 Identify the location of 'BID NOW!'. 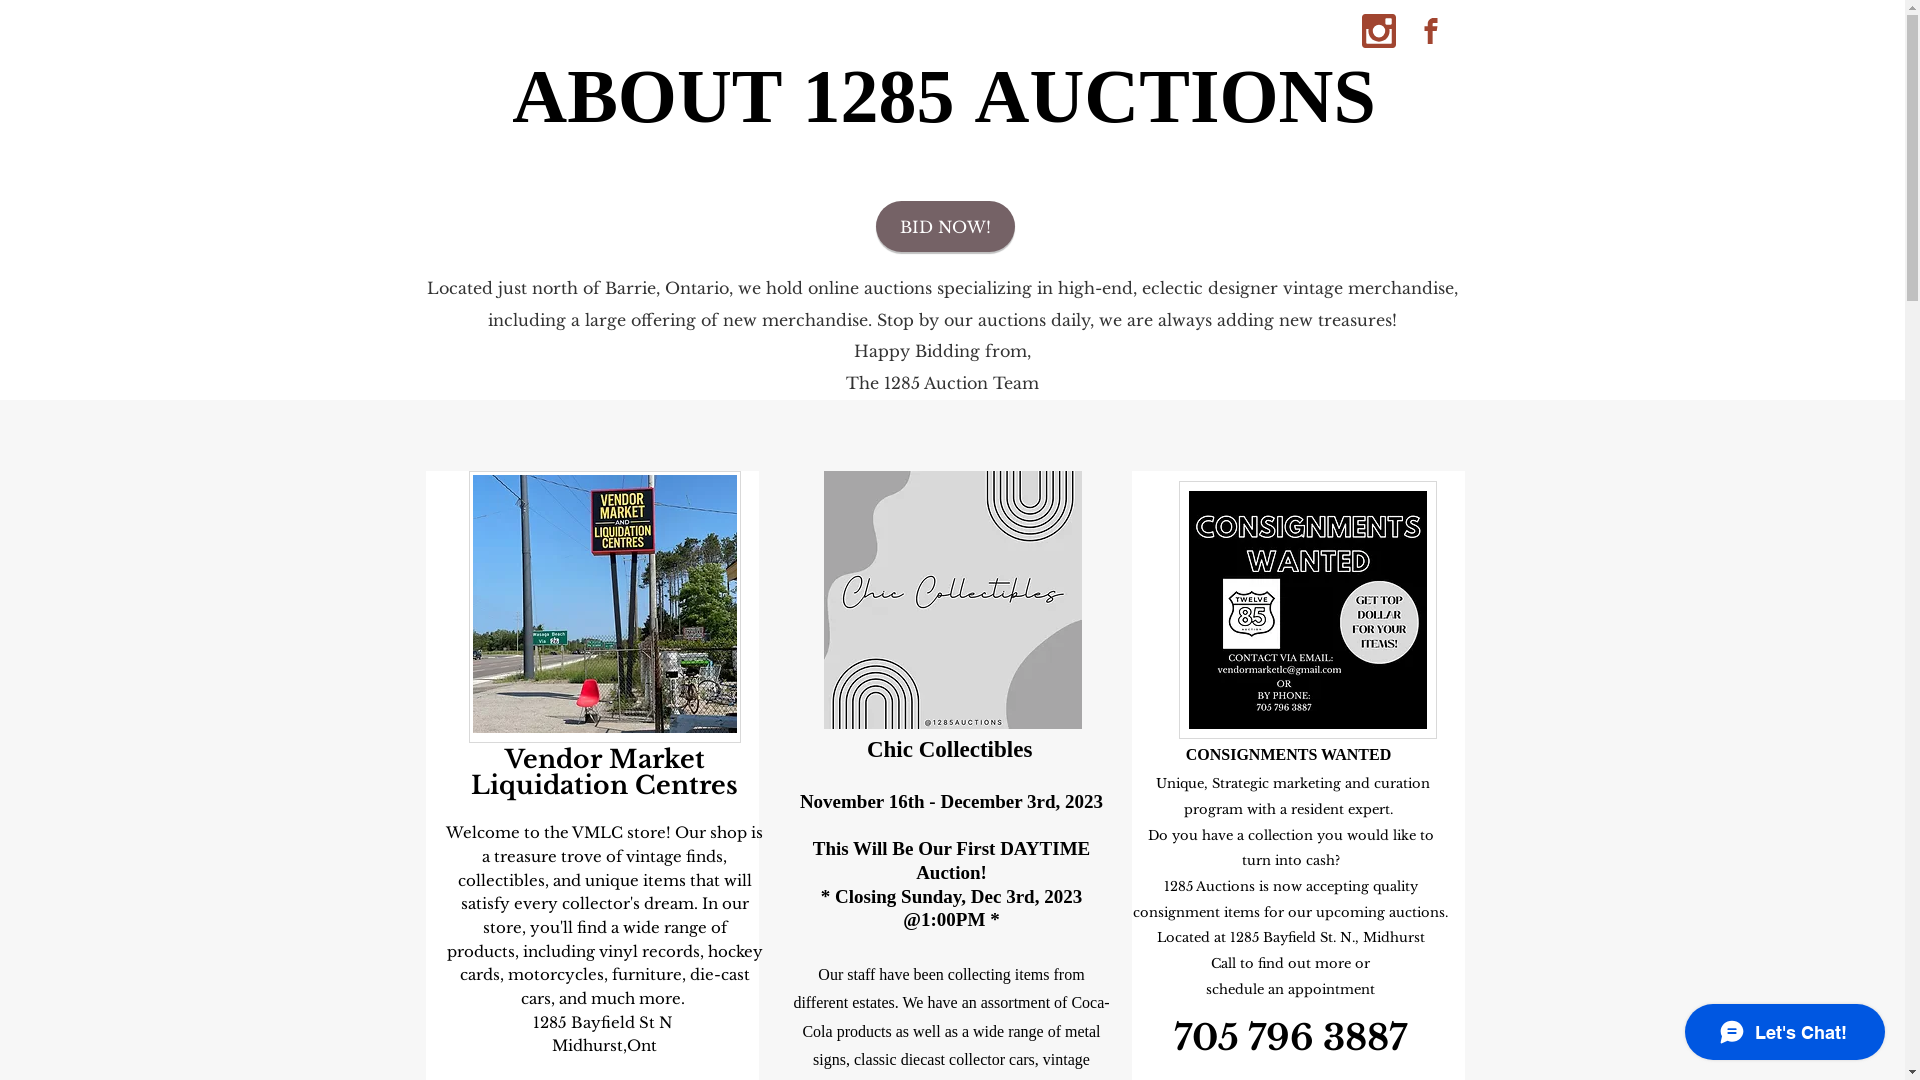
(944, 225).